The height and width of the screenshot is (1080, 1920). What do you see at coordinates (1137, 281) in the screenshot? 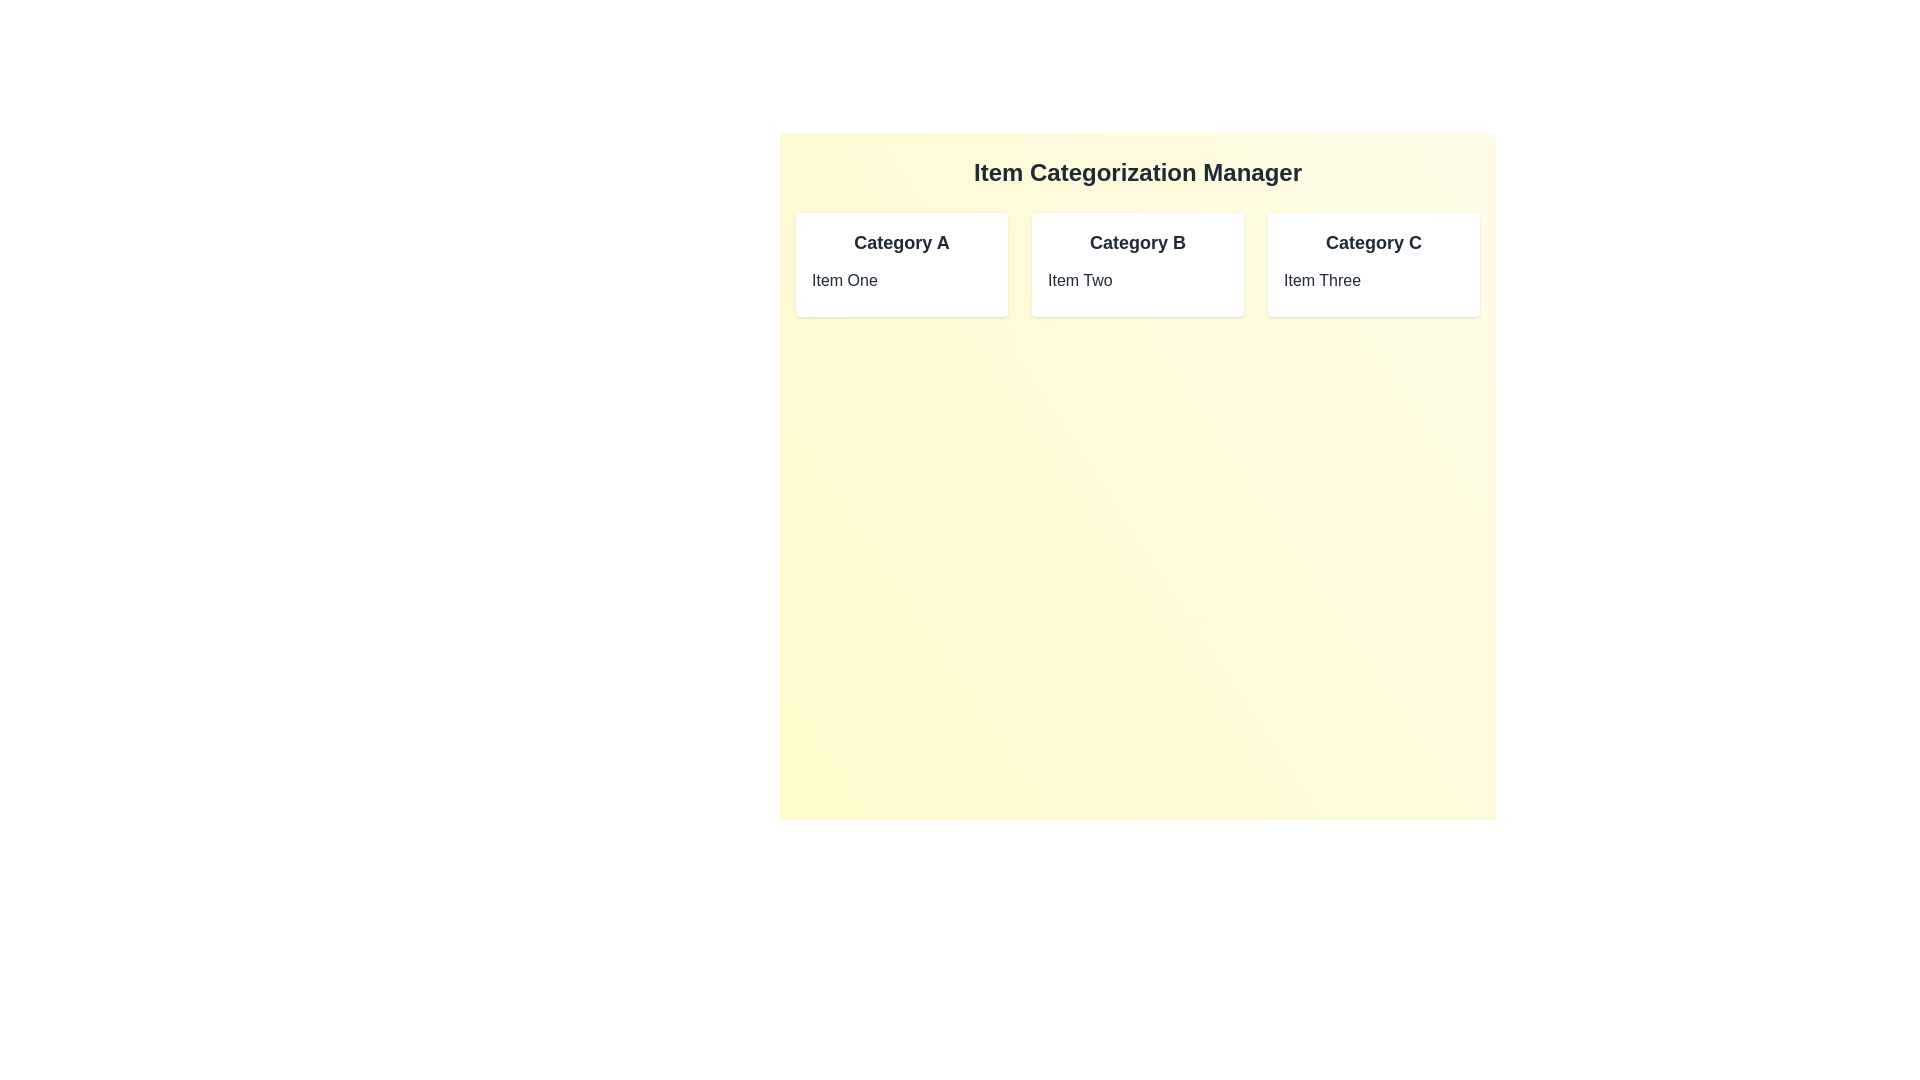
I see `the item Item Two to display its details` at bounding box center [1137, 281].